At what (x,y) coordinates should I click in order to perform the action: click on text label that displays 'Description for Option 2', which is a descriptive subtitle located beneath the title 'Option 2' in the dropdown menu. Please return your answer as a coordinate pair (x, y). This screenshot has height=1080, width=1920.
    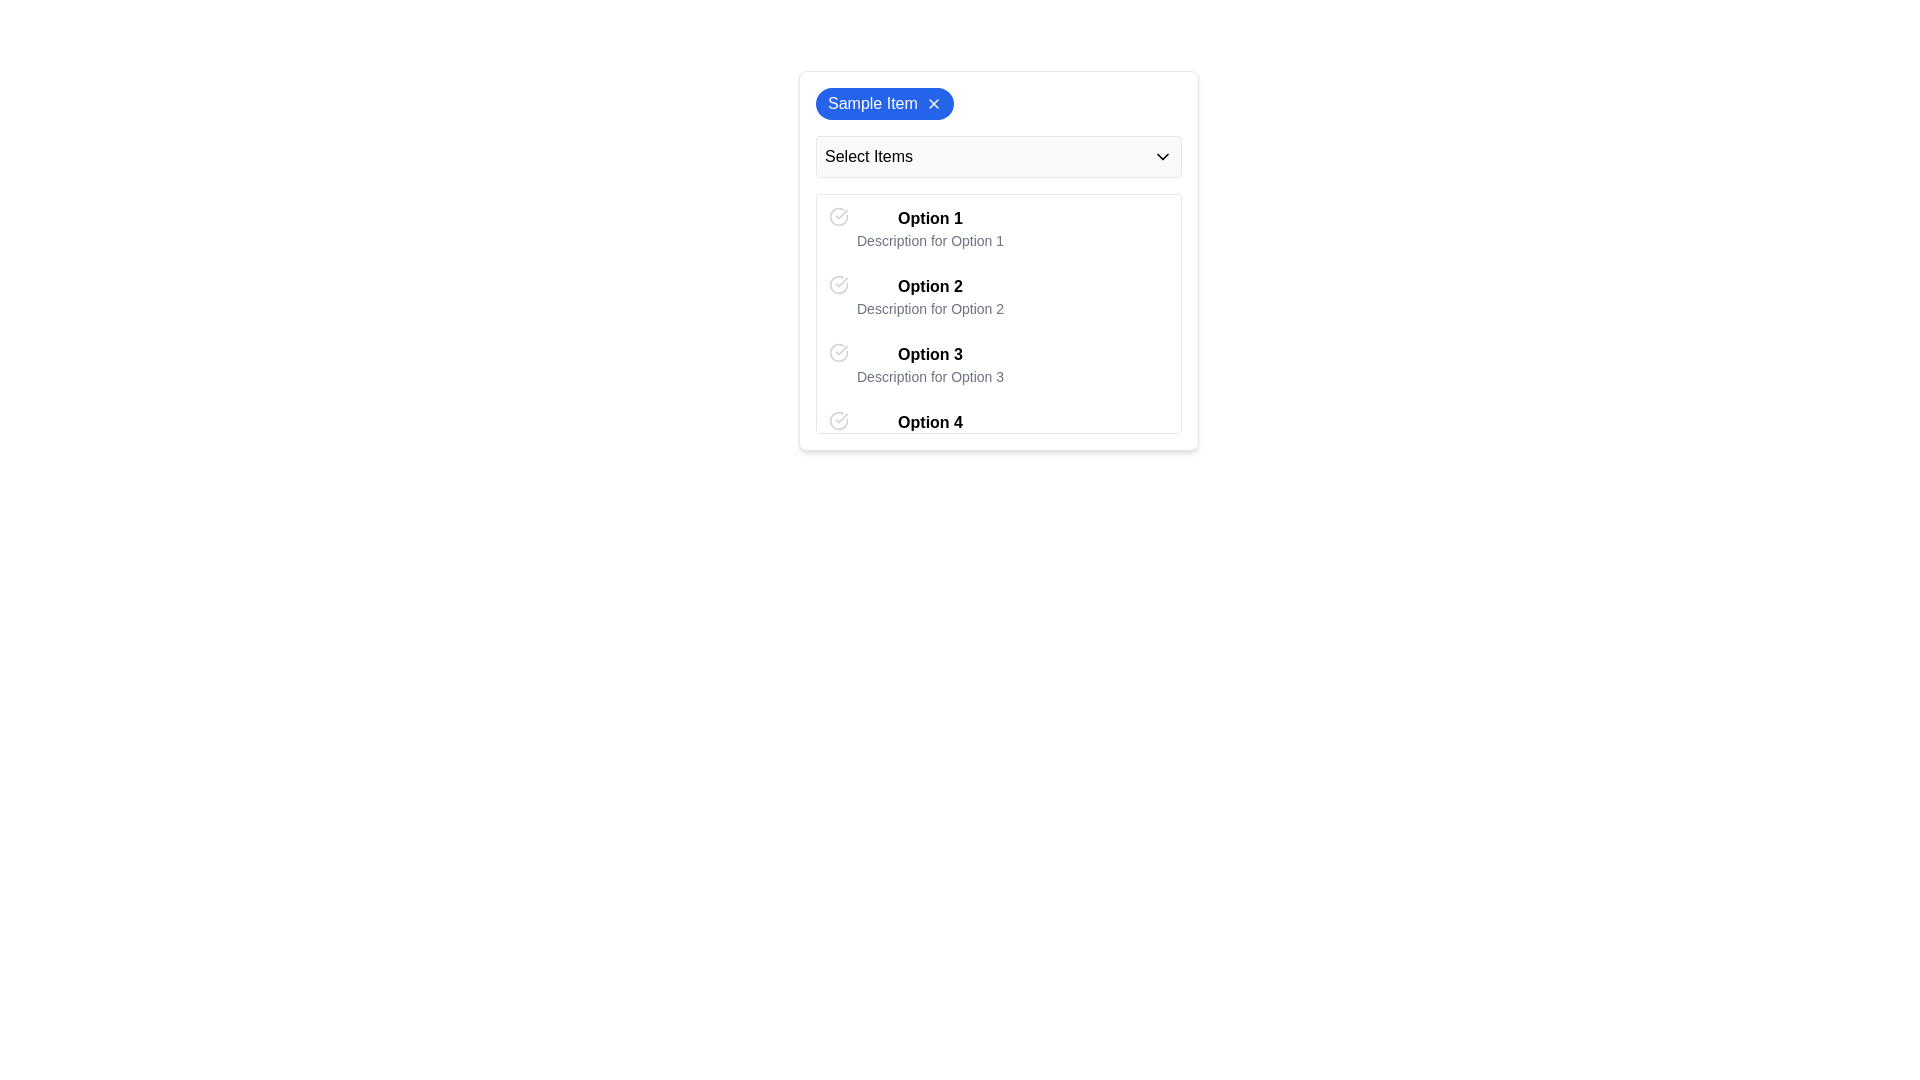
    Looking at the image, I should click on (929, 308).